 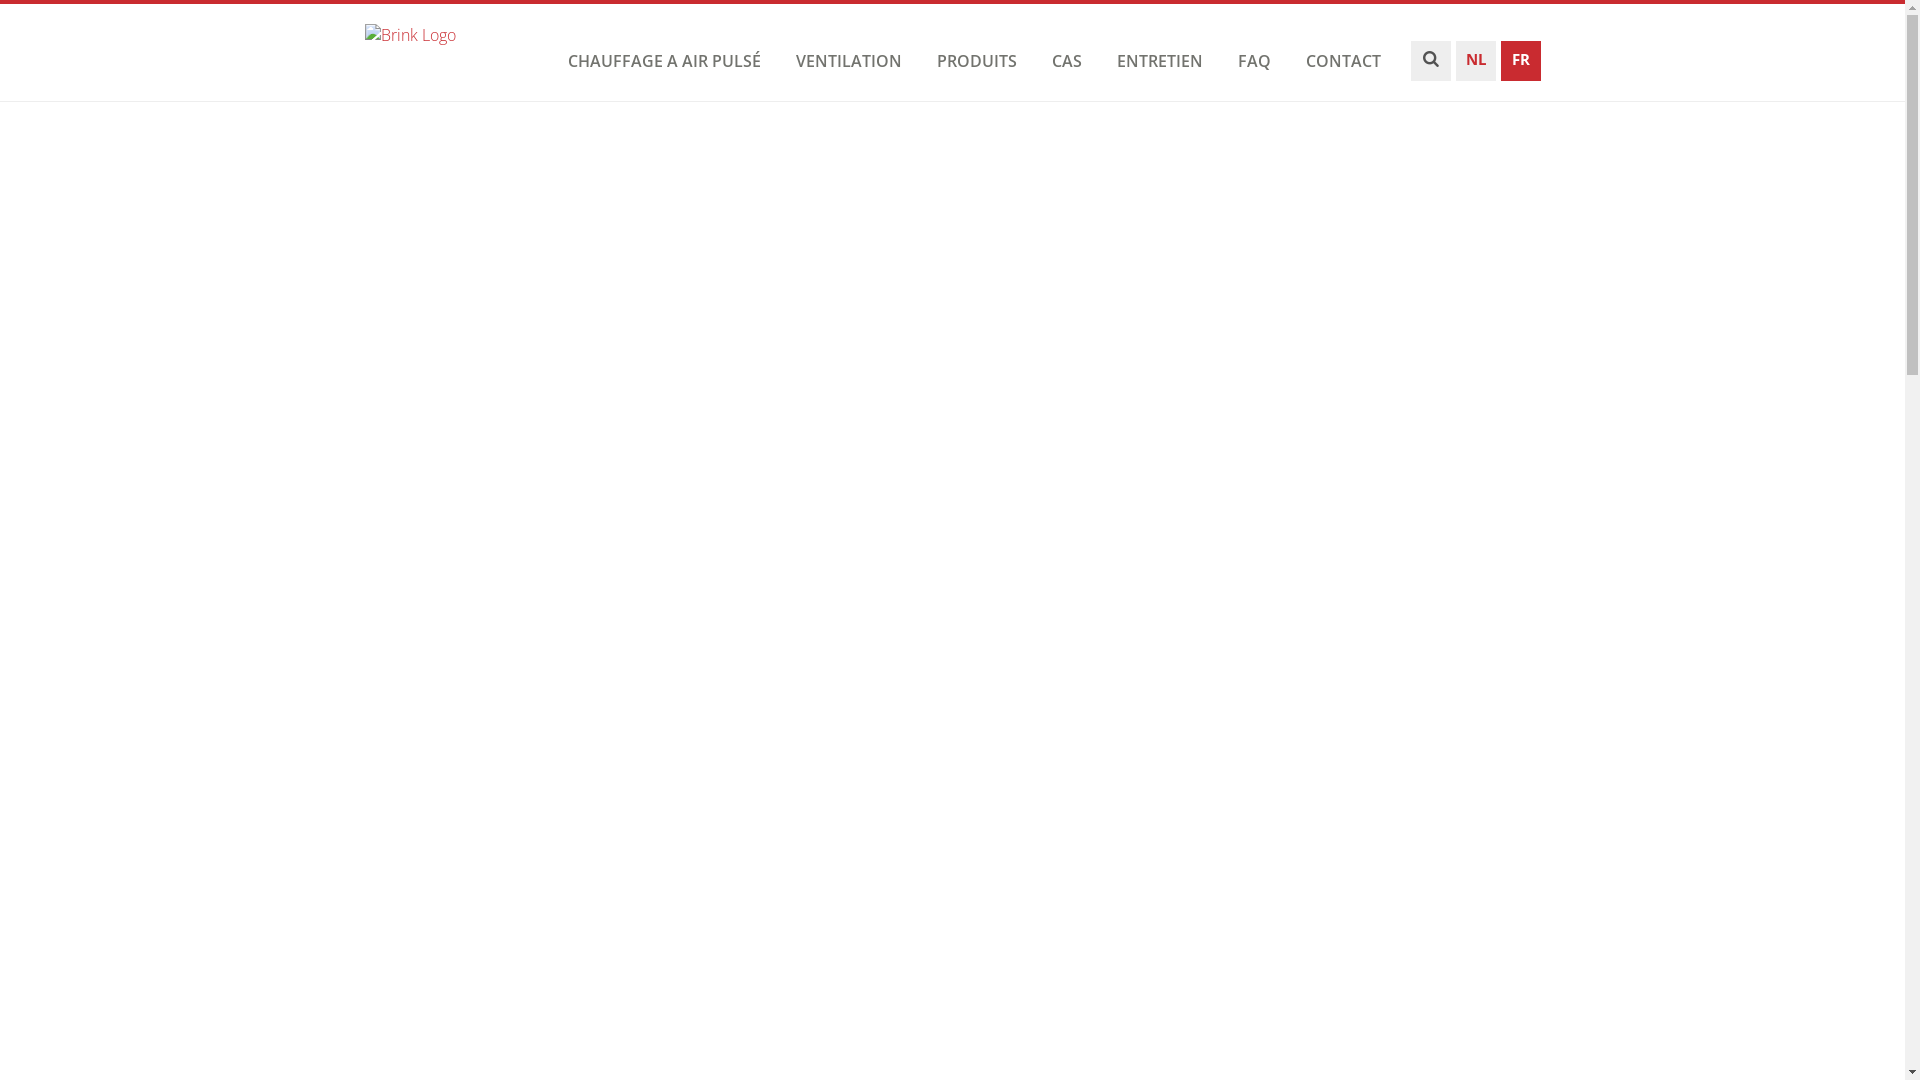 I want to click on 'FR', so click(x=1499, y=64).